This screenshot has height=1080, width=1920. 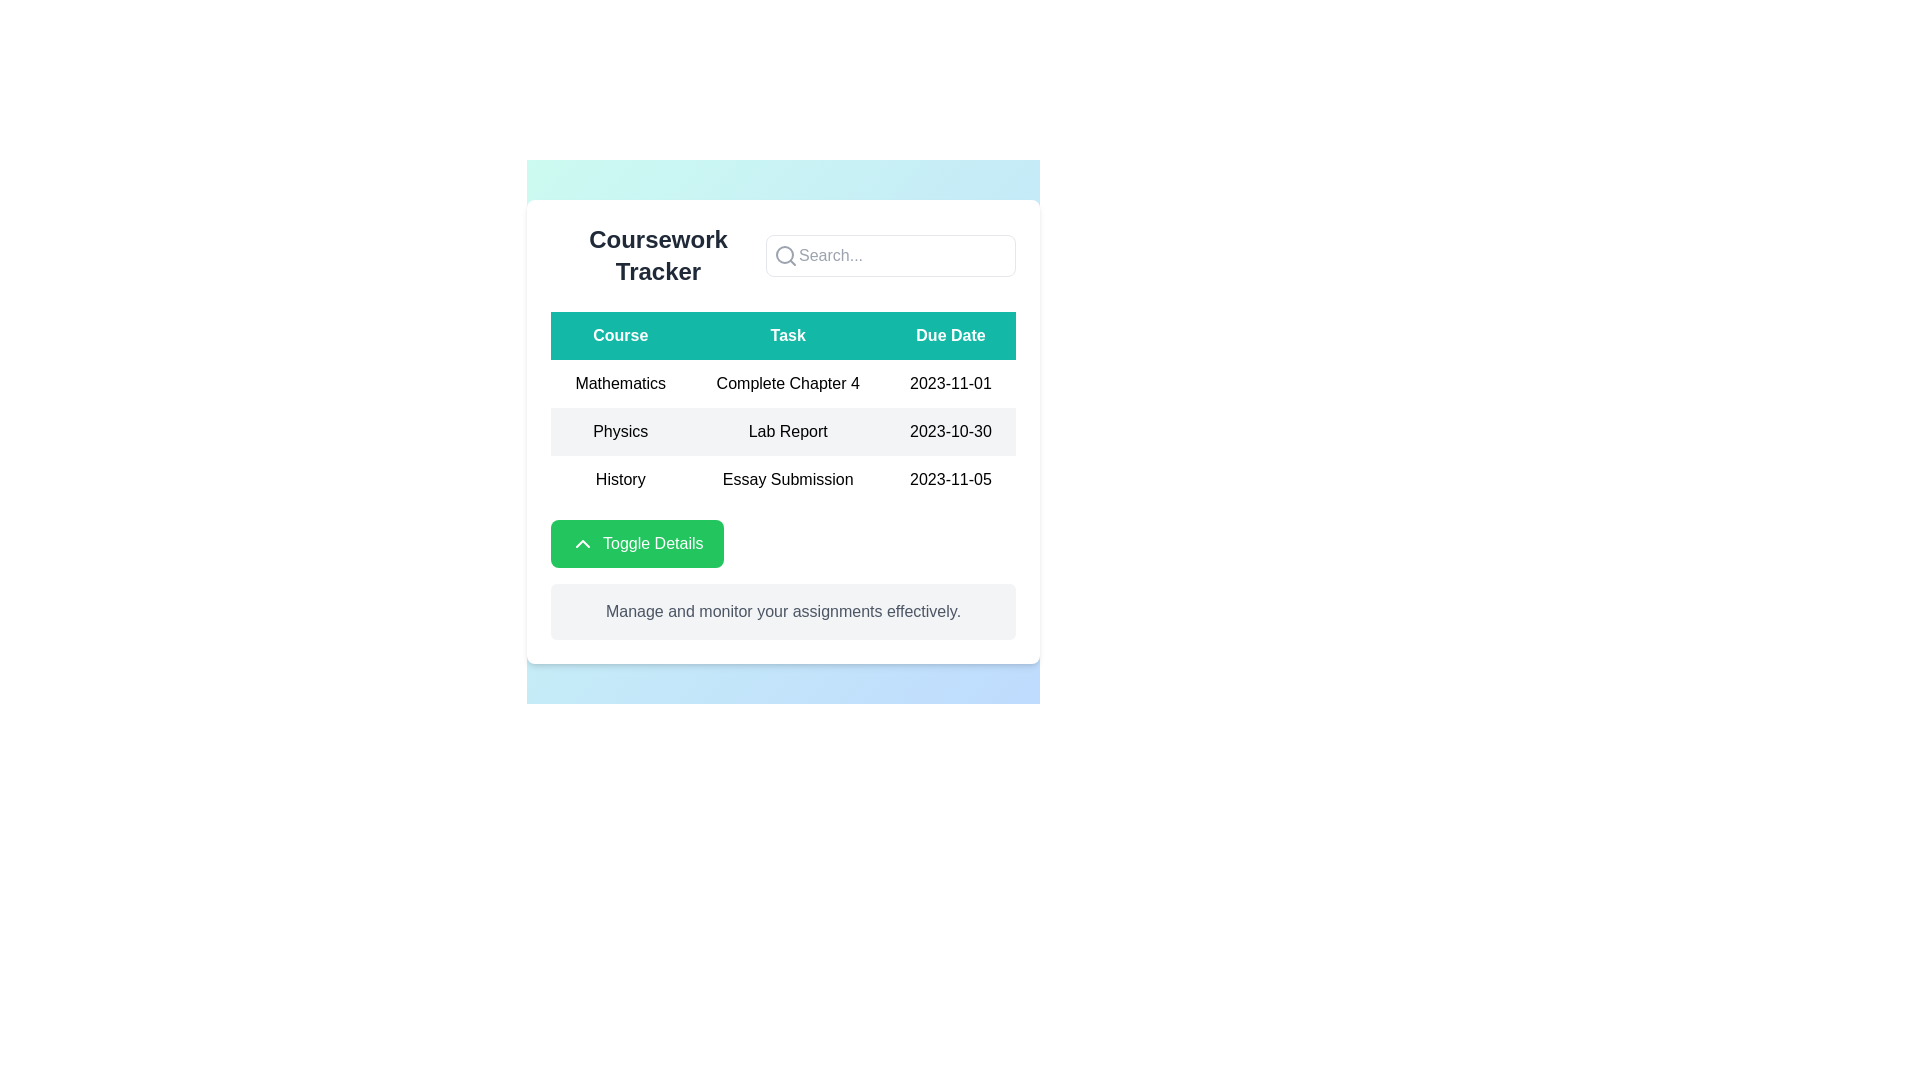 I want to click on the third row in the table that contains the columns 'History', 'Essay Submission', and '2023-11-05' with a white background, so click(x=782, y=479).